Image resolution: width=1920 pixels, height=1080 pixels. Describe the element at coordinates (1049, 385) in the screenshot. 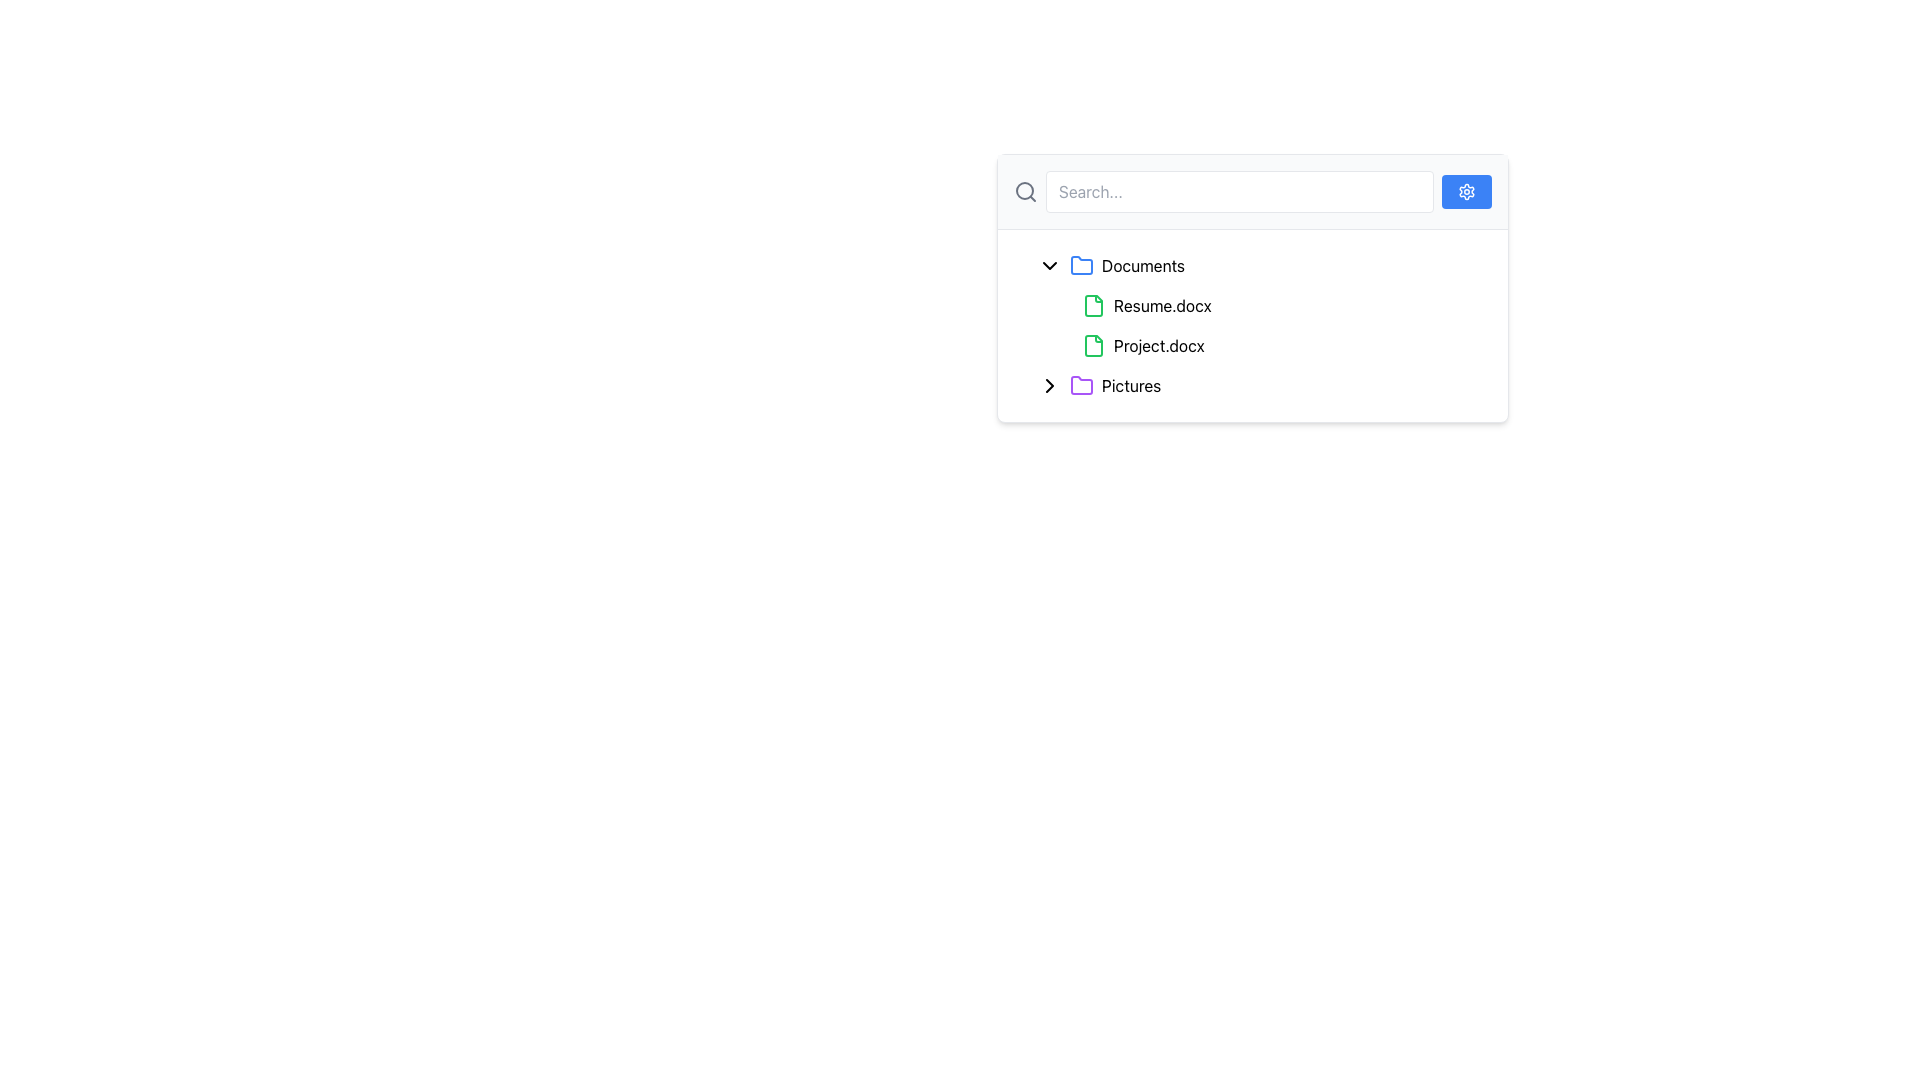

I see `the icon indicating the 'Pictures' folder in the file browsing interface` at that location.